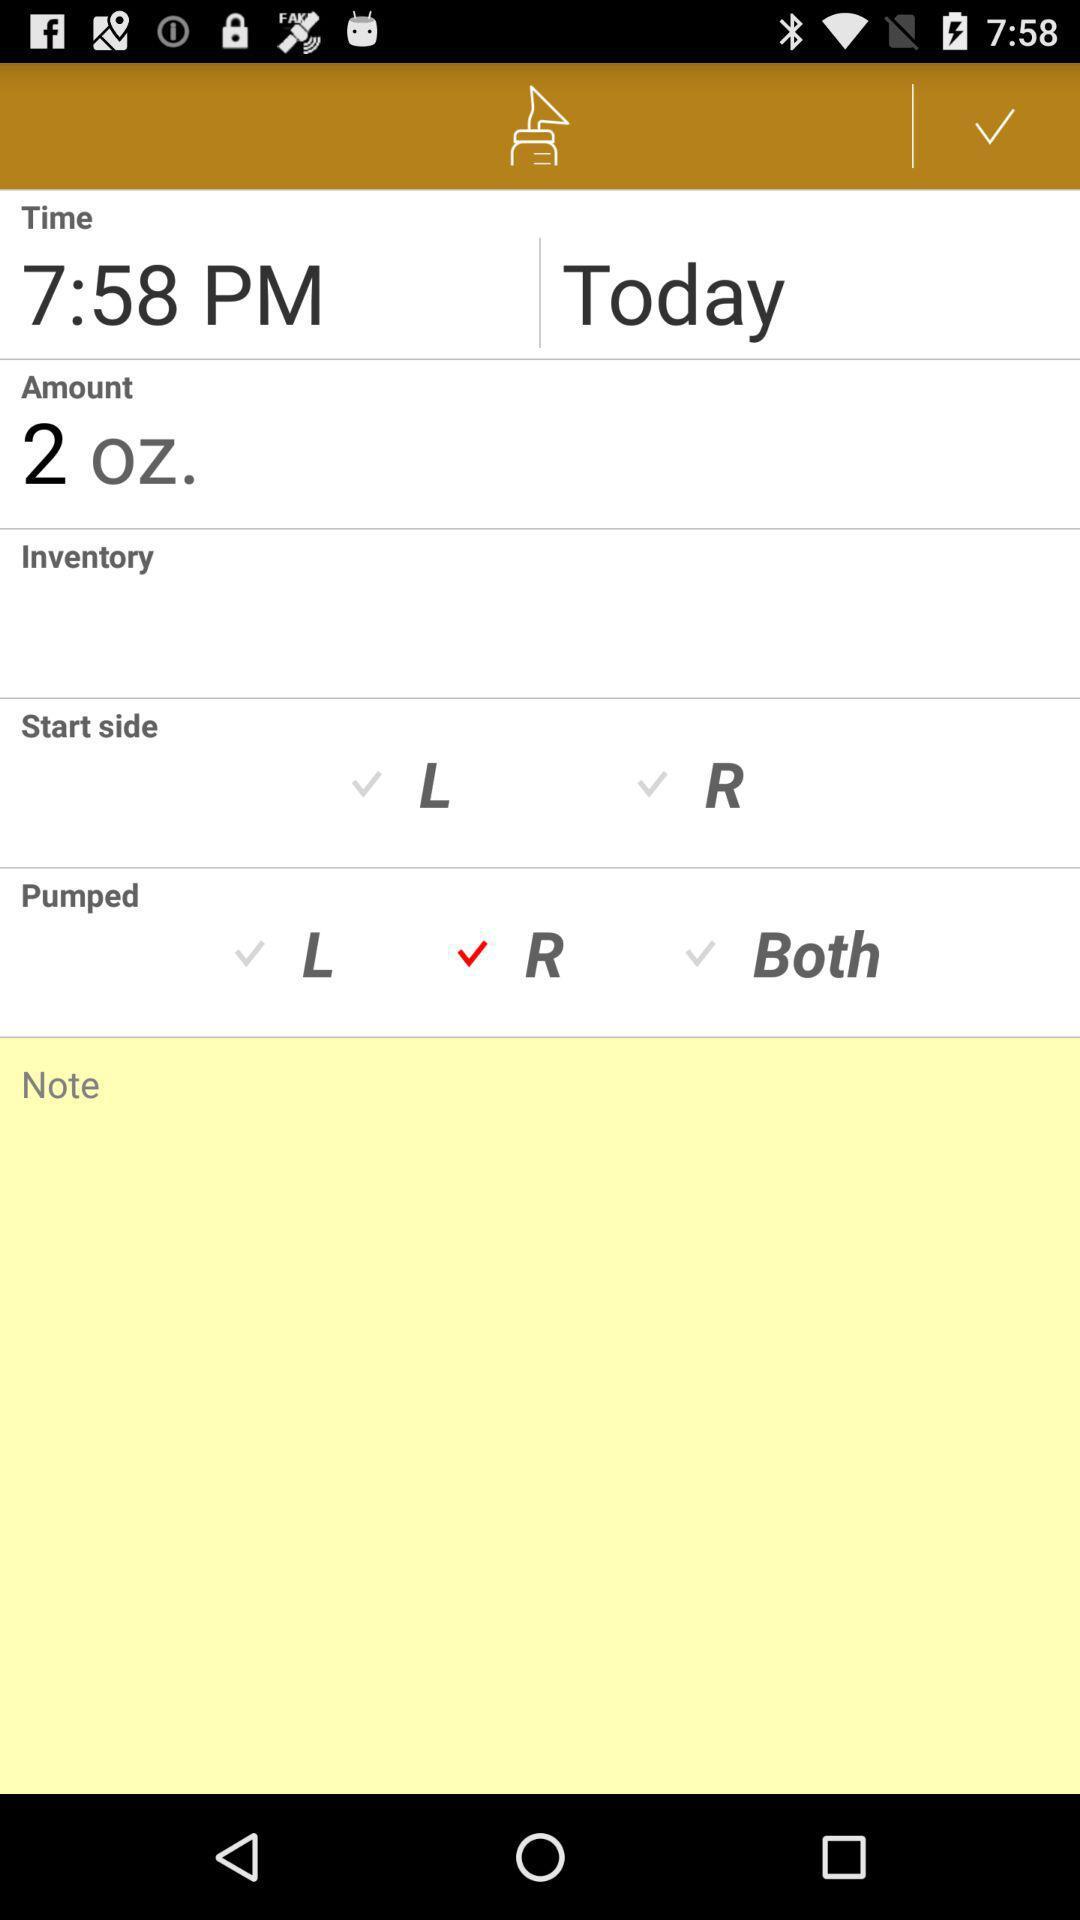 The image size is (1080, 1920). I want to click on shows current time, so click(268, 273).